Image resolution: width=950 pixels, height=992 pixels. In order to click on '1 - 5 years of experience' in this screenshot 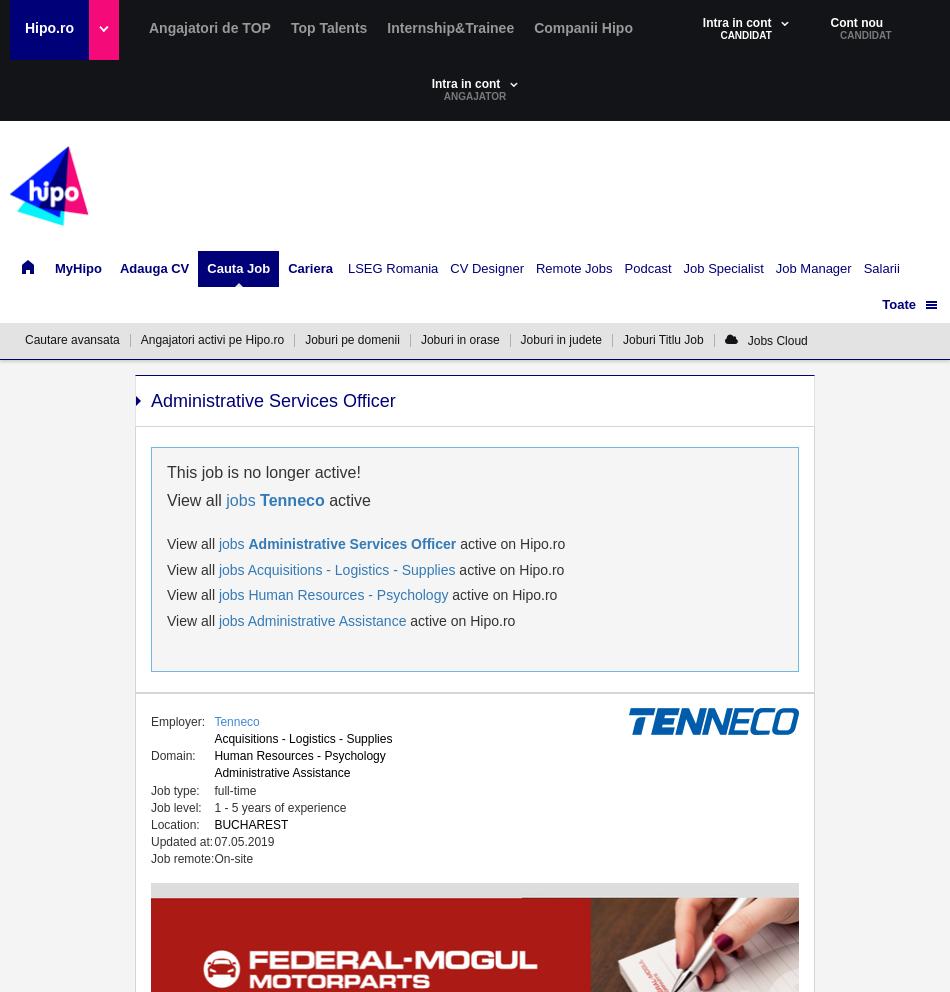, I will do `click(278, 806)`.